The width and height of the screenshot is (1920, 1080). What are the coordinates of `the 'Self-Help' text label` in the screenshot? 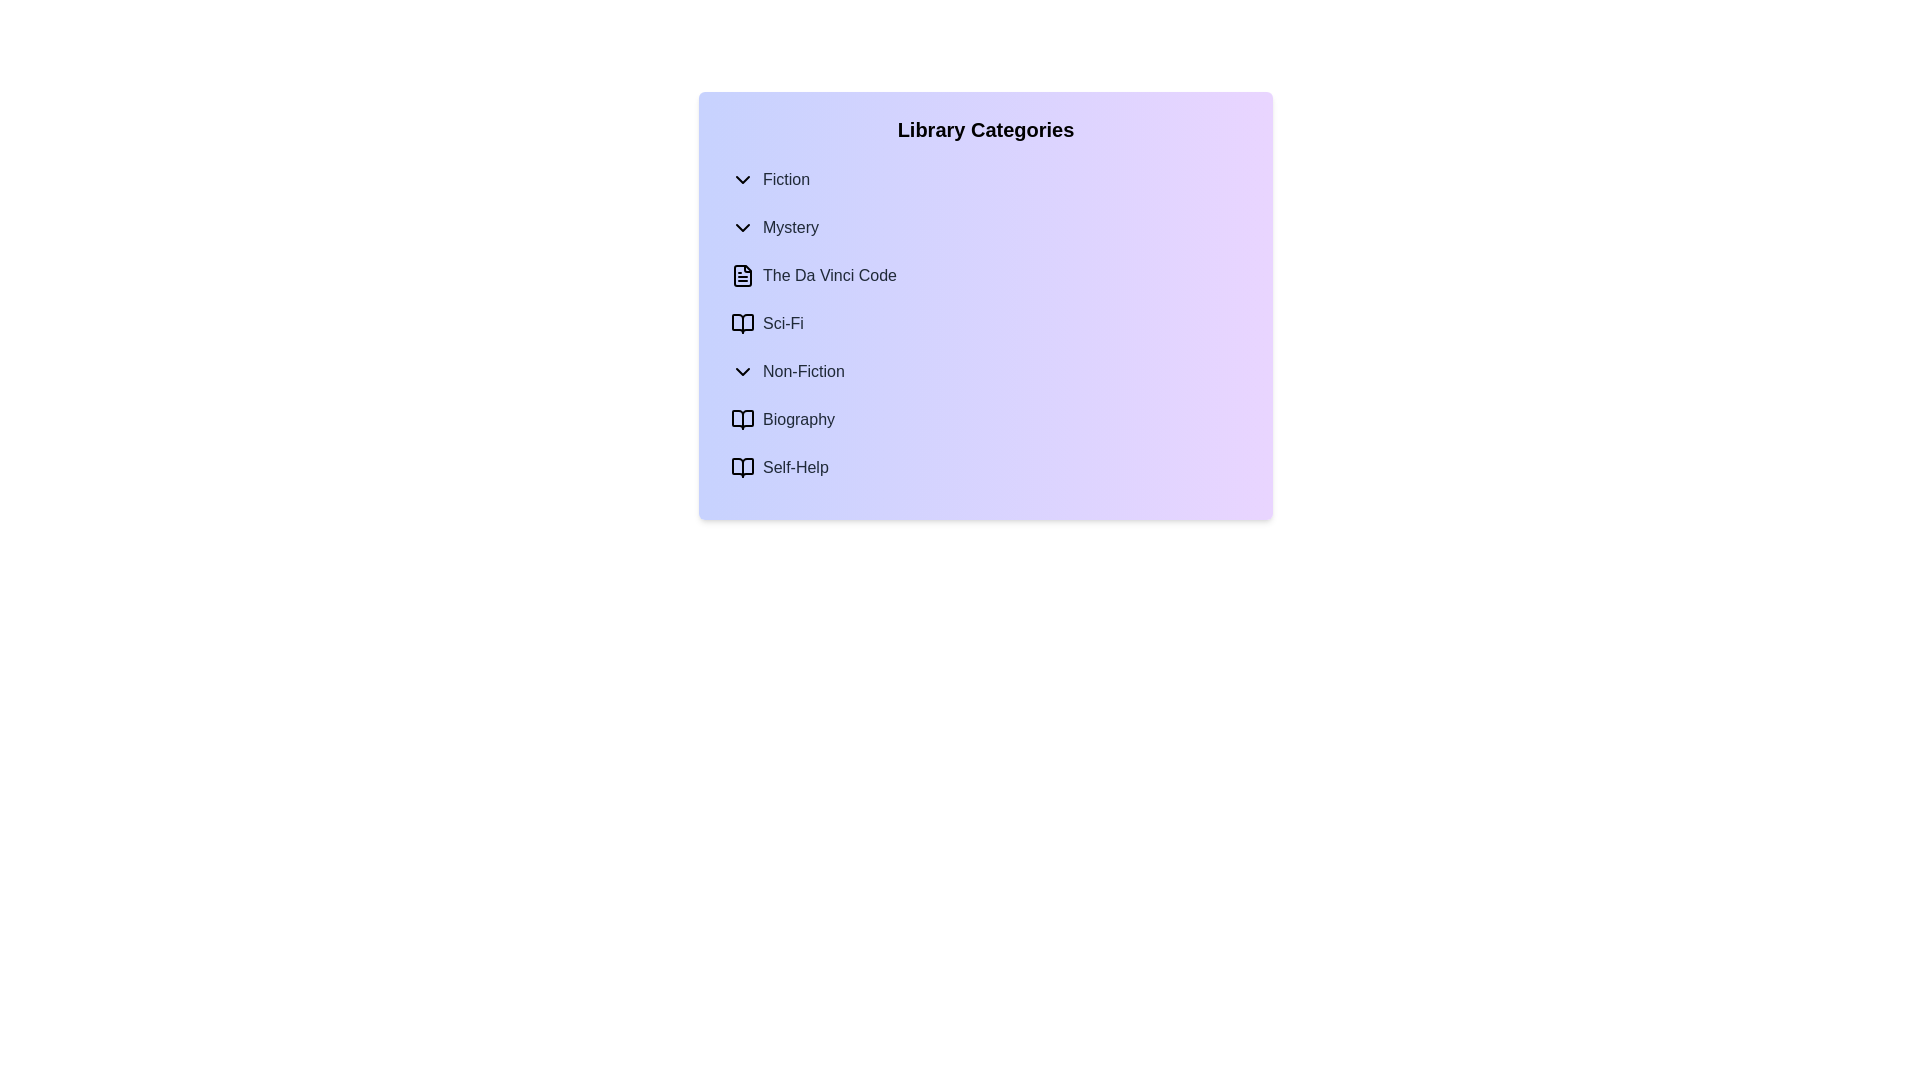 It's located at (794, 467).